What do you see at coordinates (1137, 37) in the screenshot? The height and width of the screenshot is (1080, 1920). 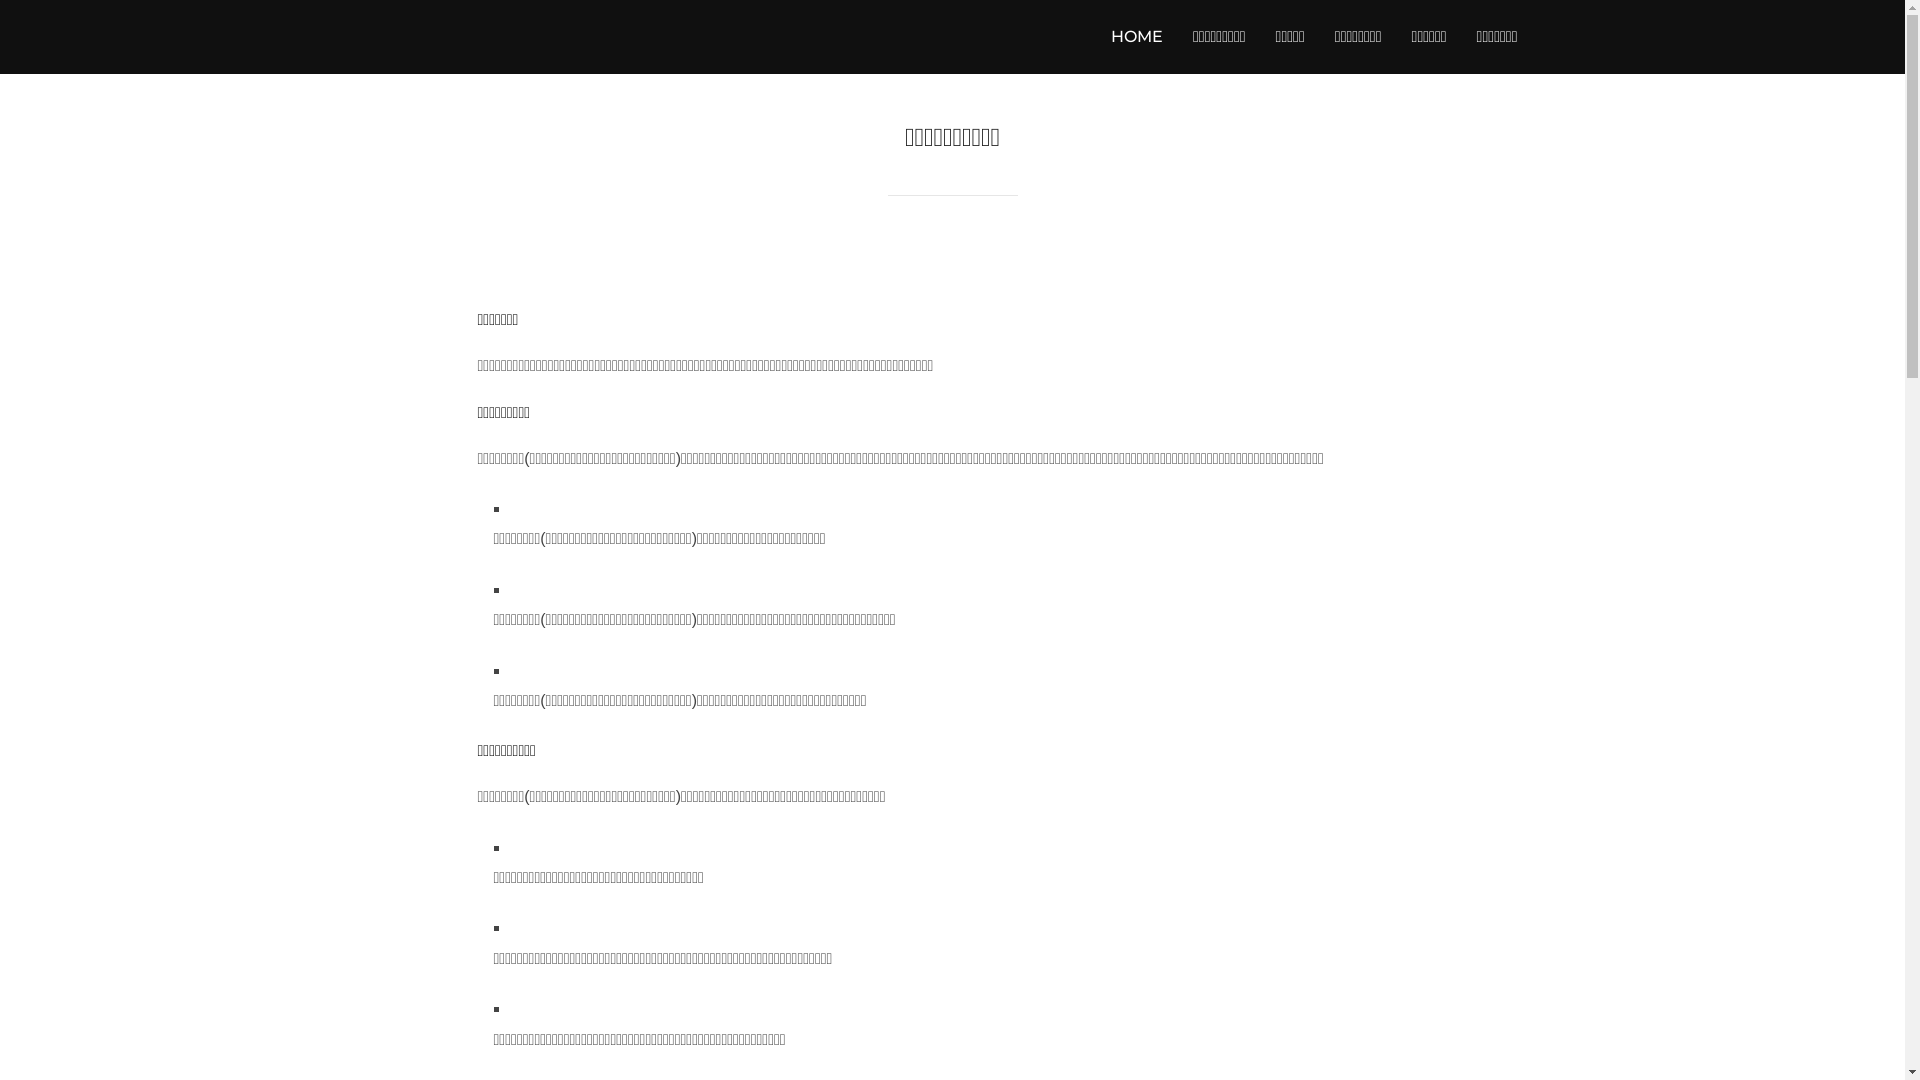 I see `'HOME'` at bounding box center [1137, 37].